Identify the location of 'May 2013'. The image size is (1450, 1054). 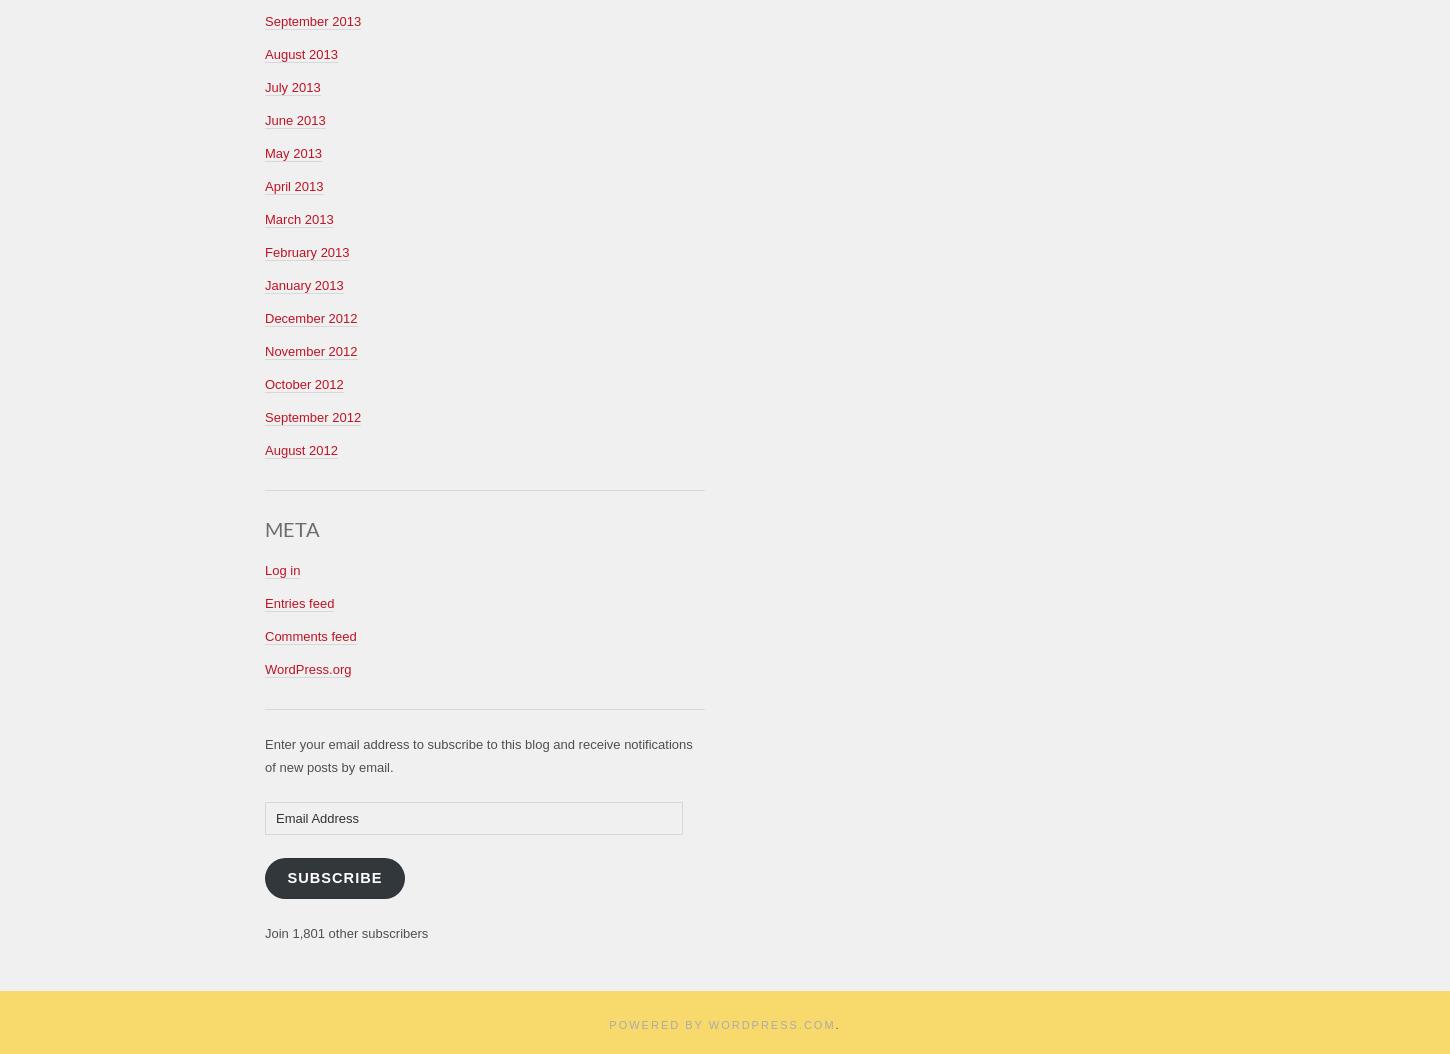
(293, 152).